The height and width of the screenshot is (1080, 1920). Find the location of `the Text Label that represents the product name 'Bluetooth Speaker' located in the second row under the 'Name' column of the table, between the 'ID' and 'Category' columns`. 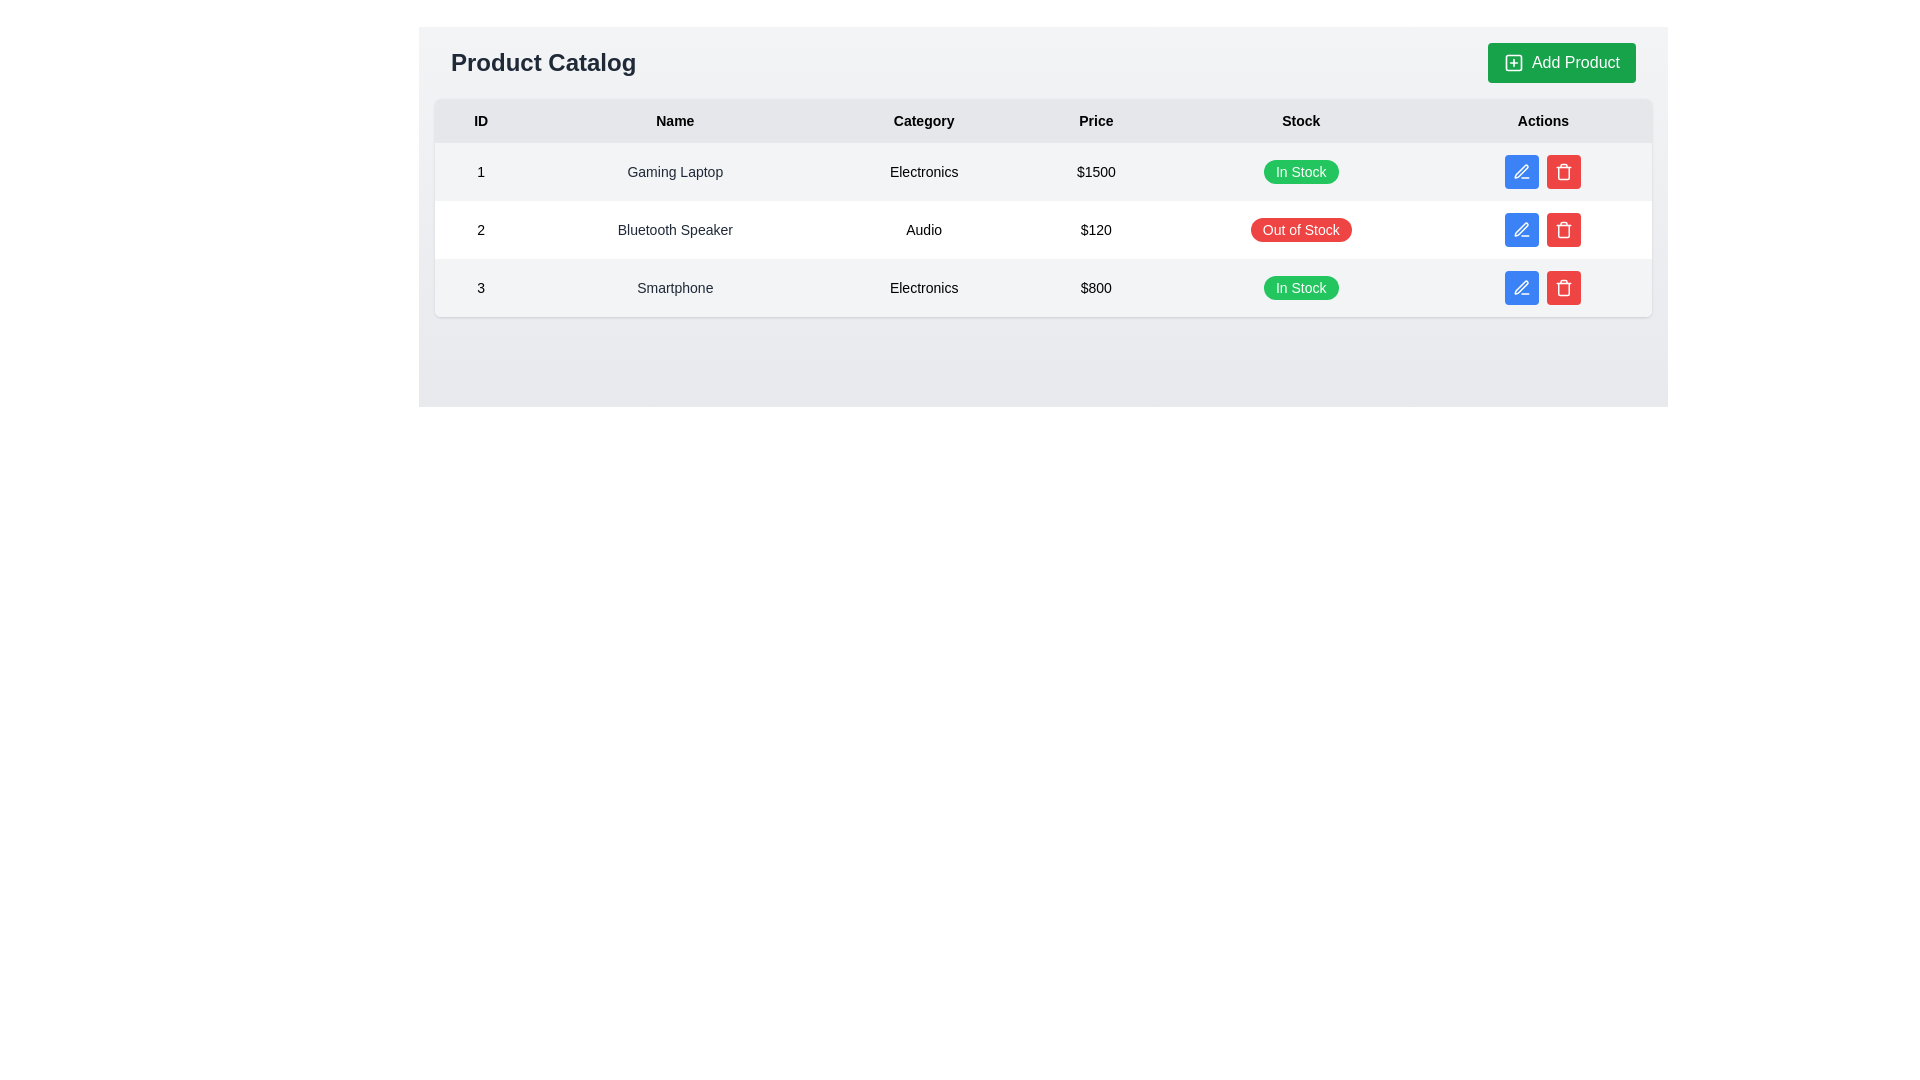

the Text Label that represents the product name 'Bluetooth Speaker' located in the second row under the 'Name' column of the table, between the 'ID' and 'Category' columns is located at coordinates (675, 229).